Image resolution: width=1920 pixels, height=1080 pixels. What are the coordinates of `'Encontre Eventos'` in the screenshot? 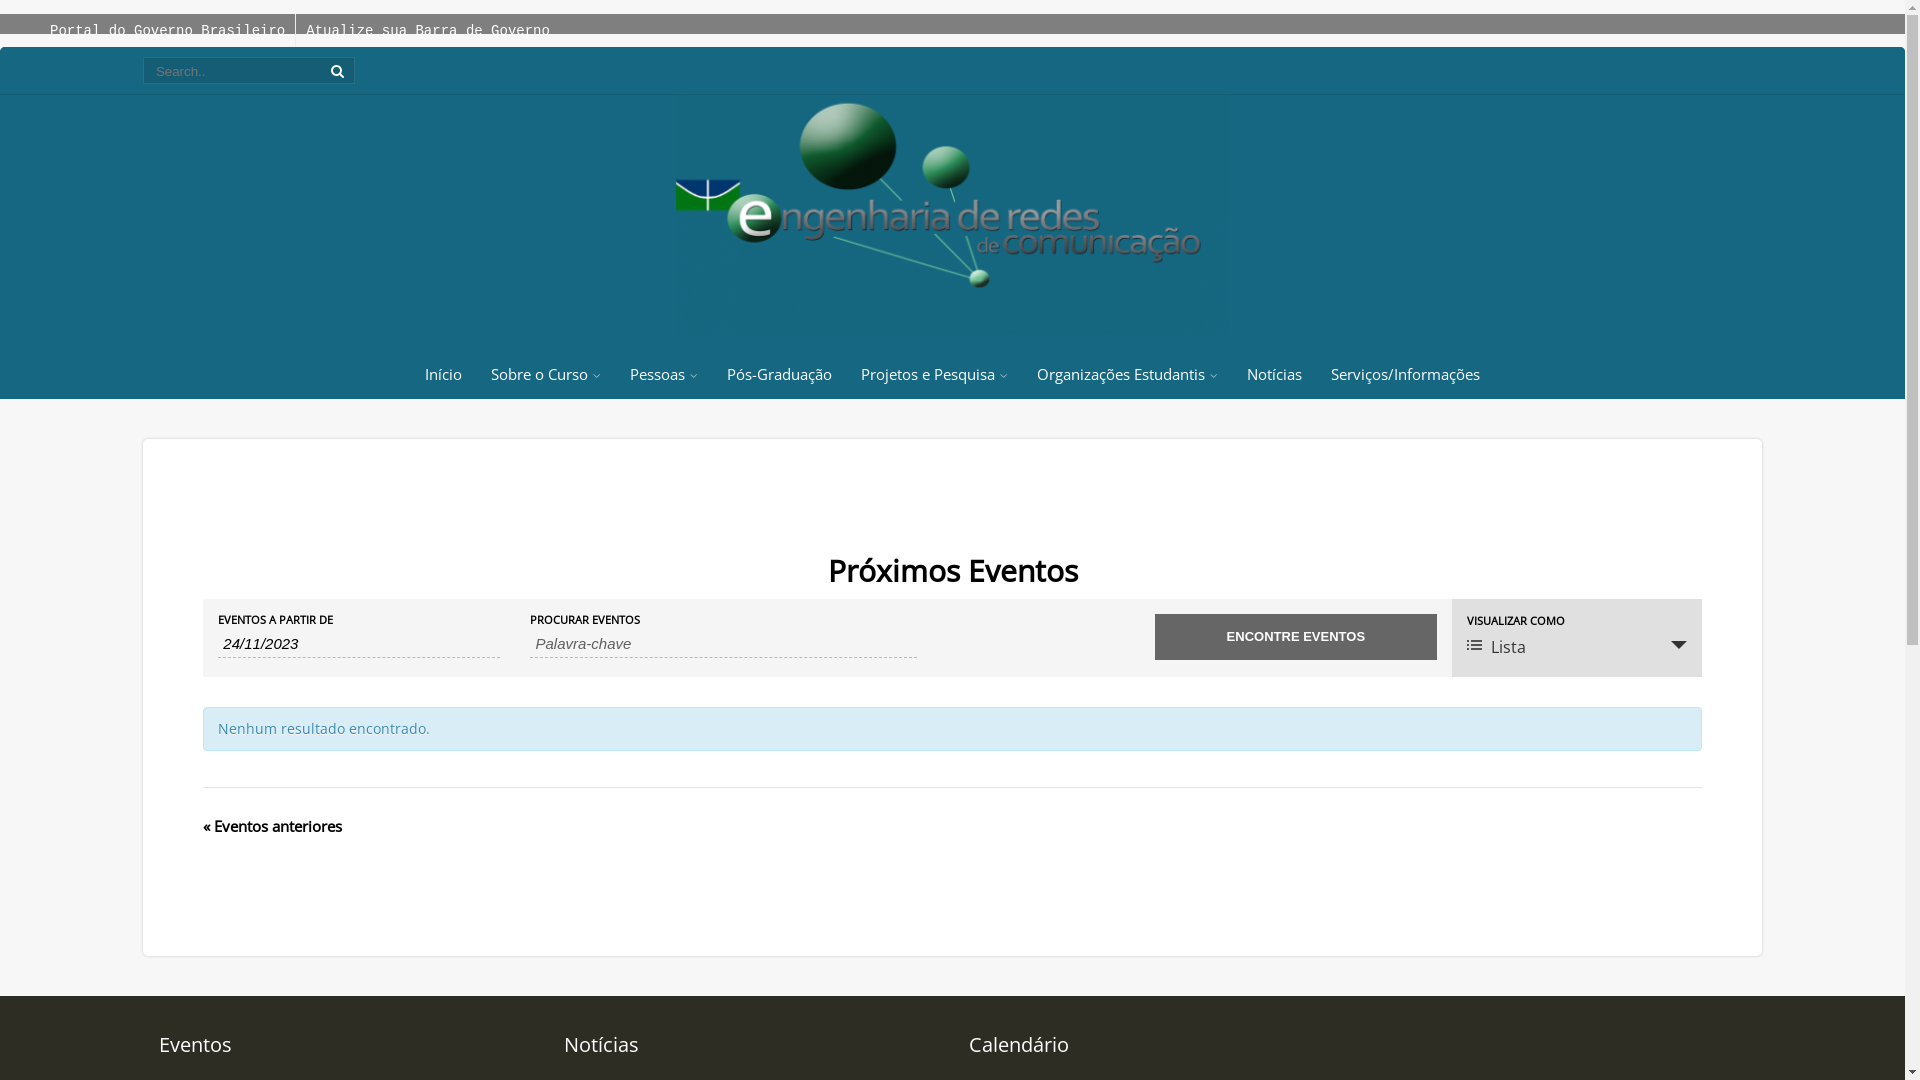 It's located at (1296, 636).